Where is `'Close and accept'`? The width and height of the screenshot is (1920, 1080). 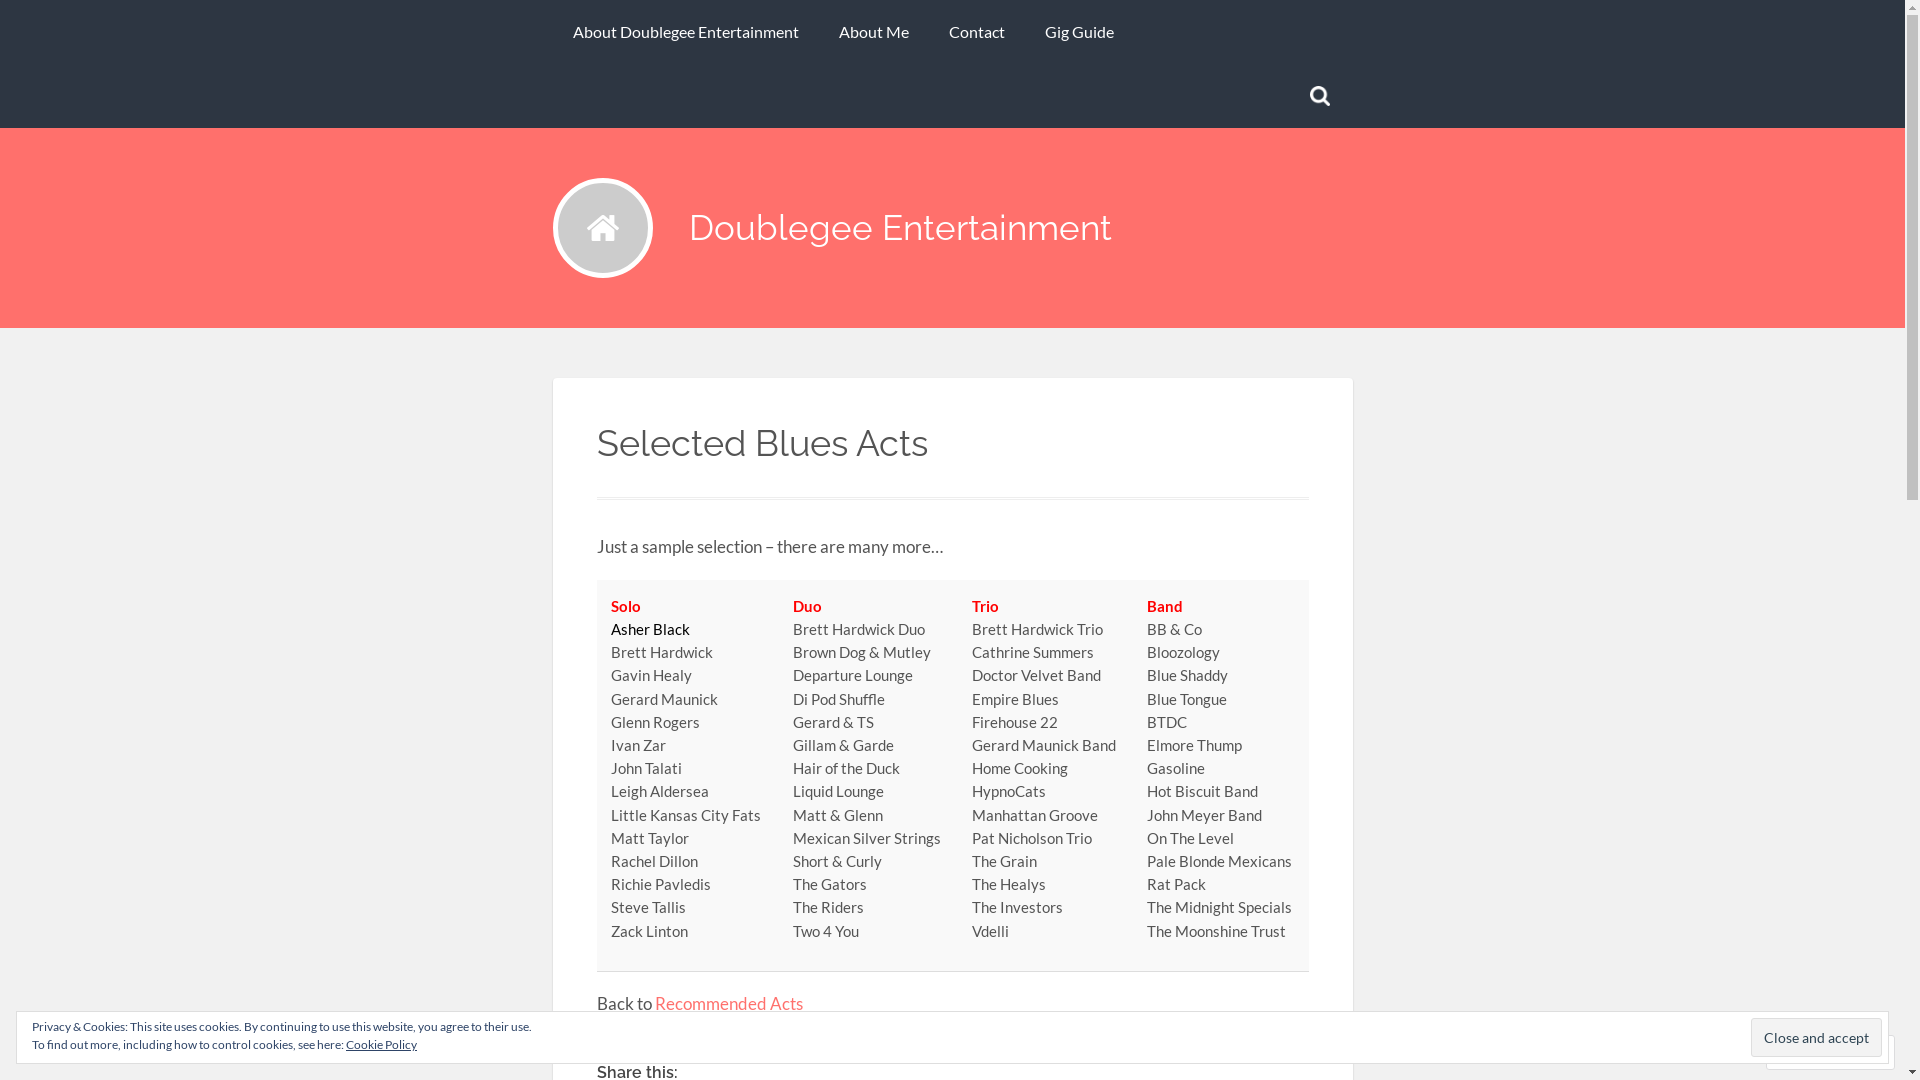
'Close and accept' is located at coordinates (1816, 1036).